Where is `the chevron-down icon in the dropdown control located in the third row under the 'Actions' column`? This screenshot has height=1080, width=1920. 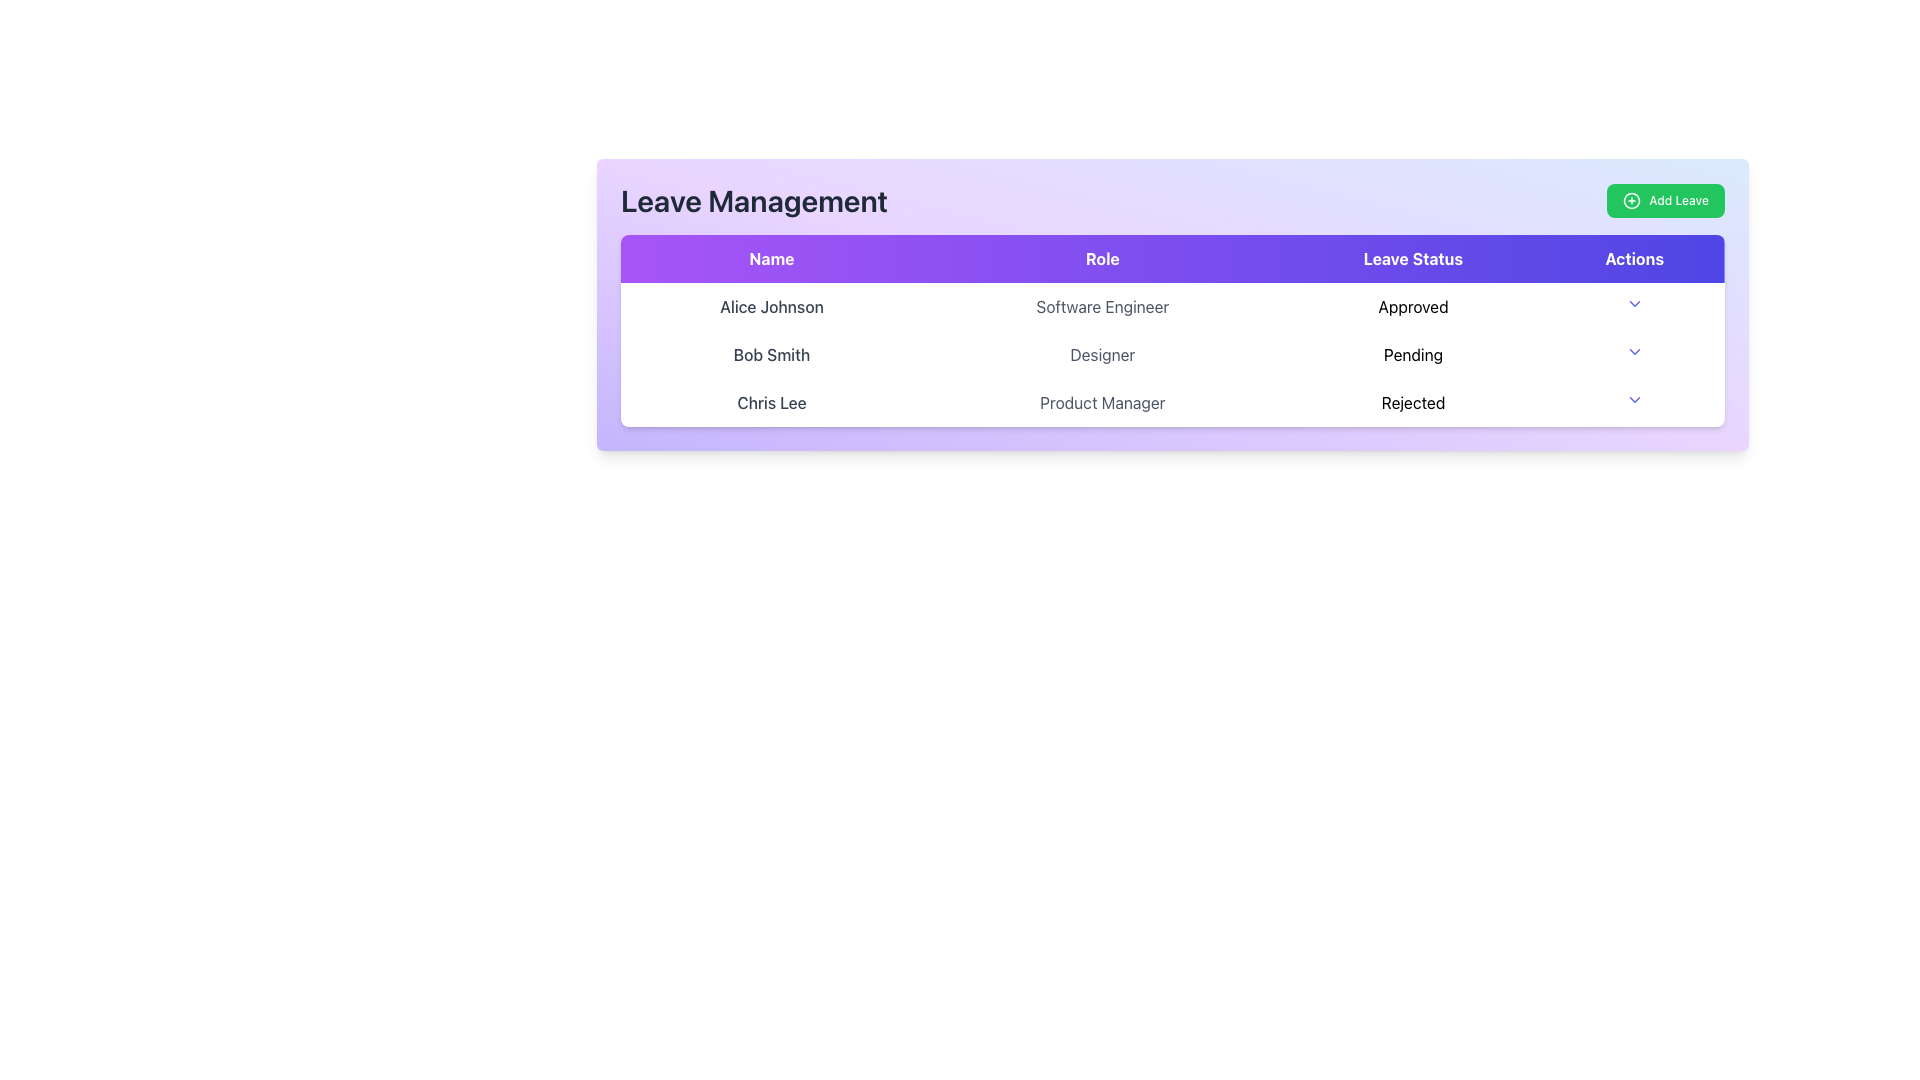
the chevron-down icon in the dropdown control located in the third row under the 'Actions' column is located at coordinates (1633, 400).